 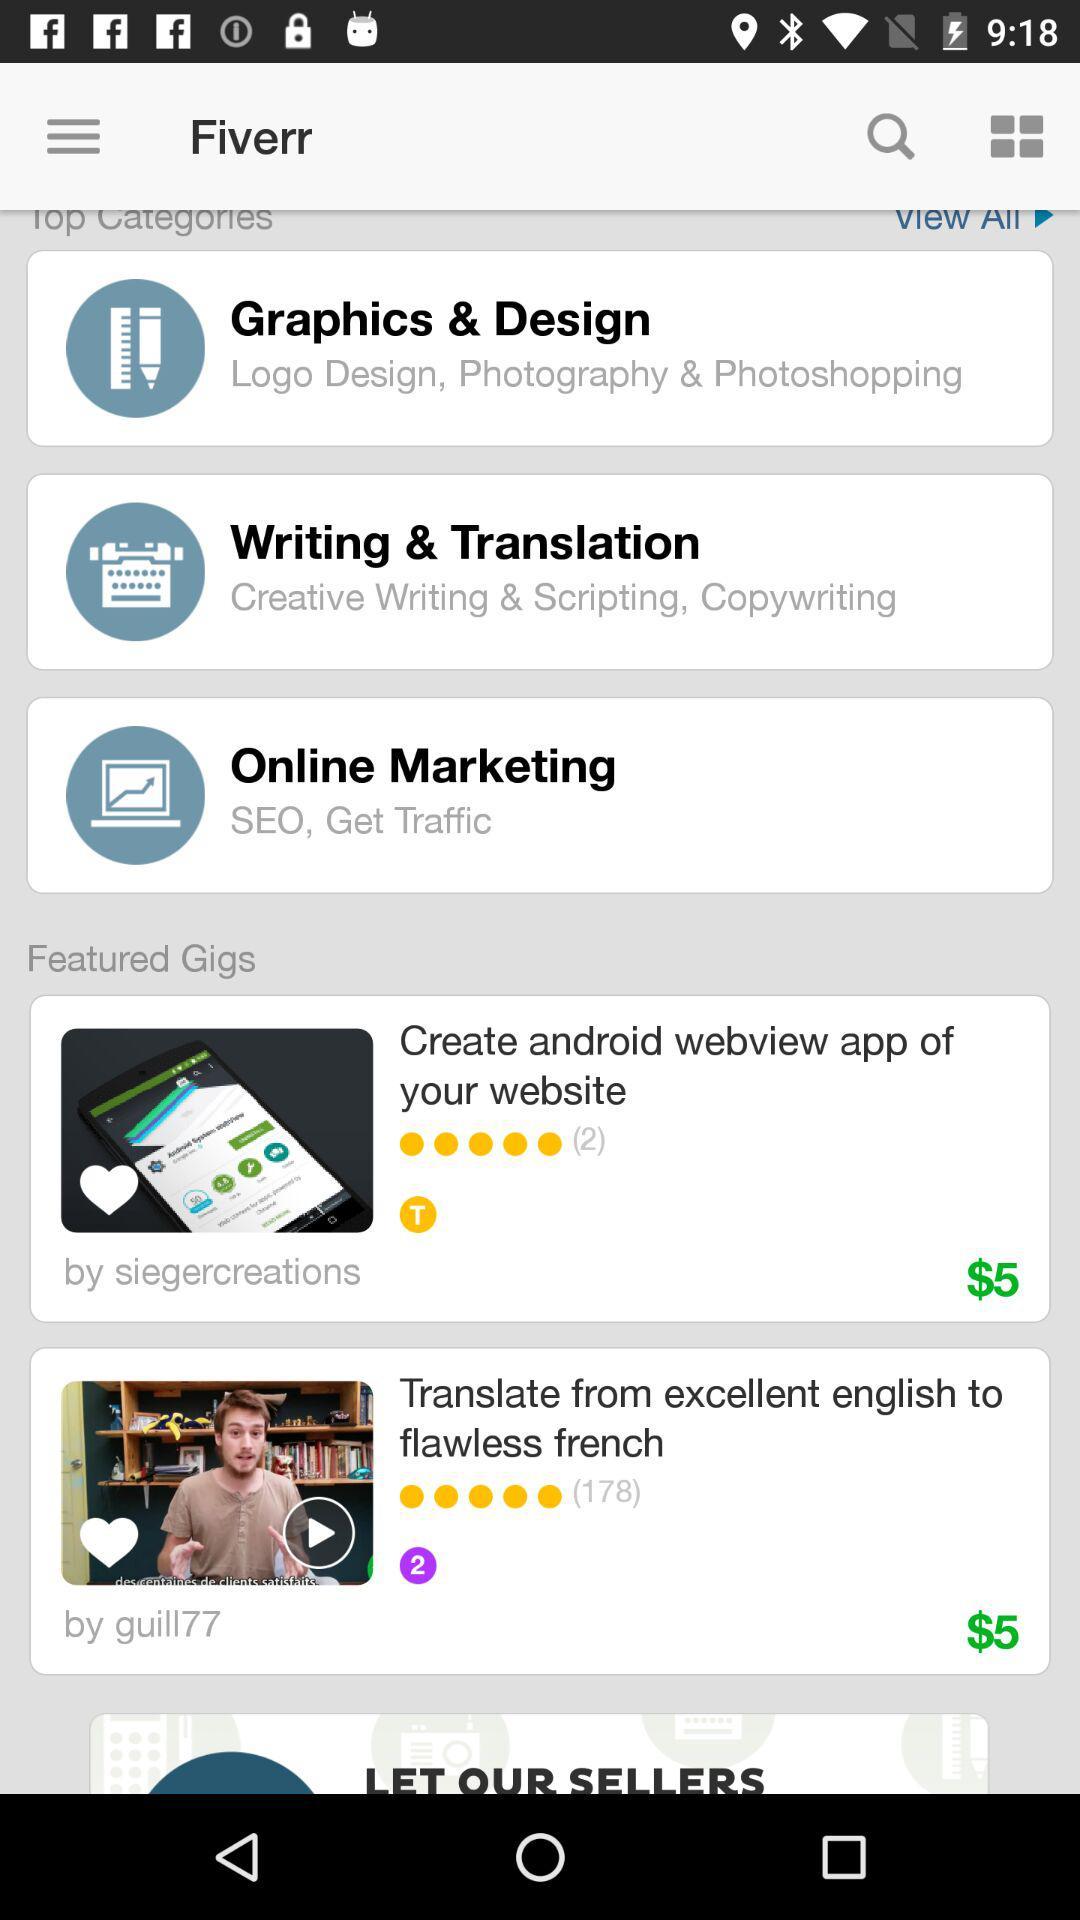 I want to click on the item below the translate from excellent icon, so click(x=764, y=1490).